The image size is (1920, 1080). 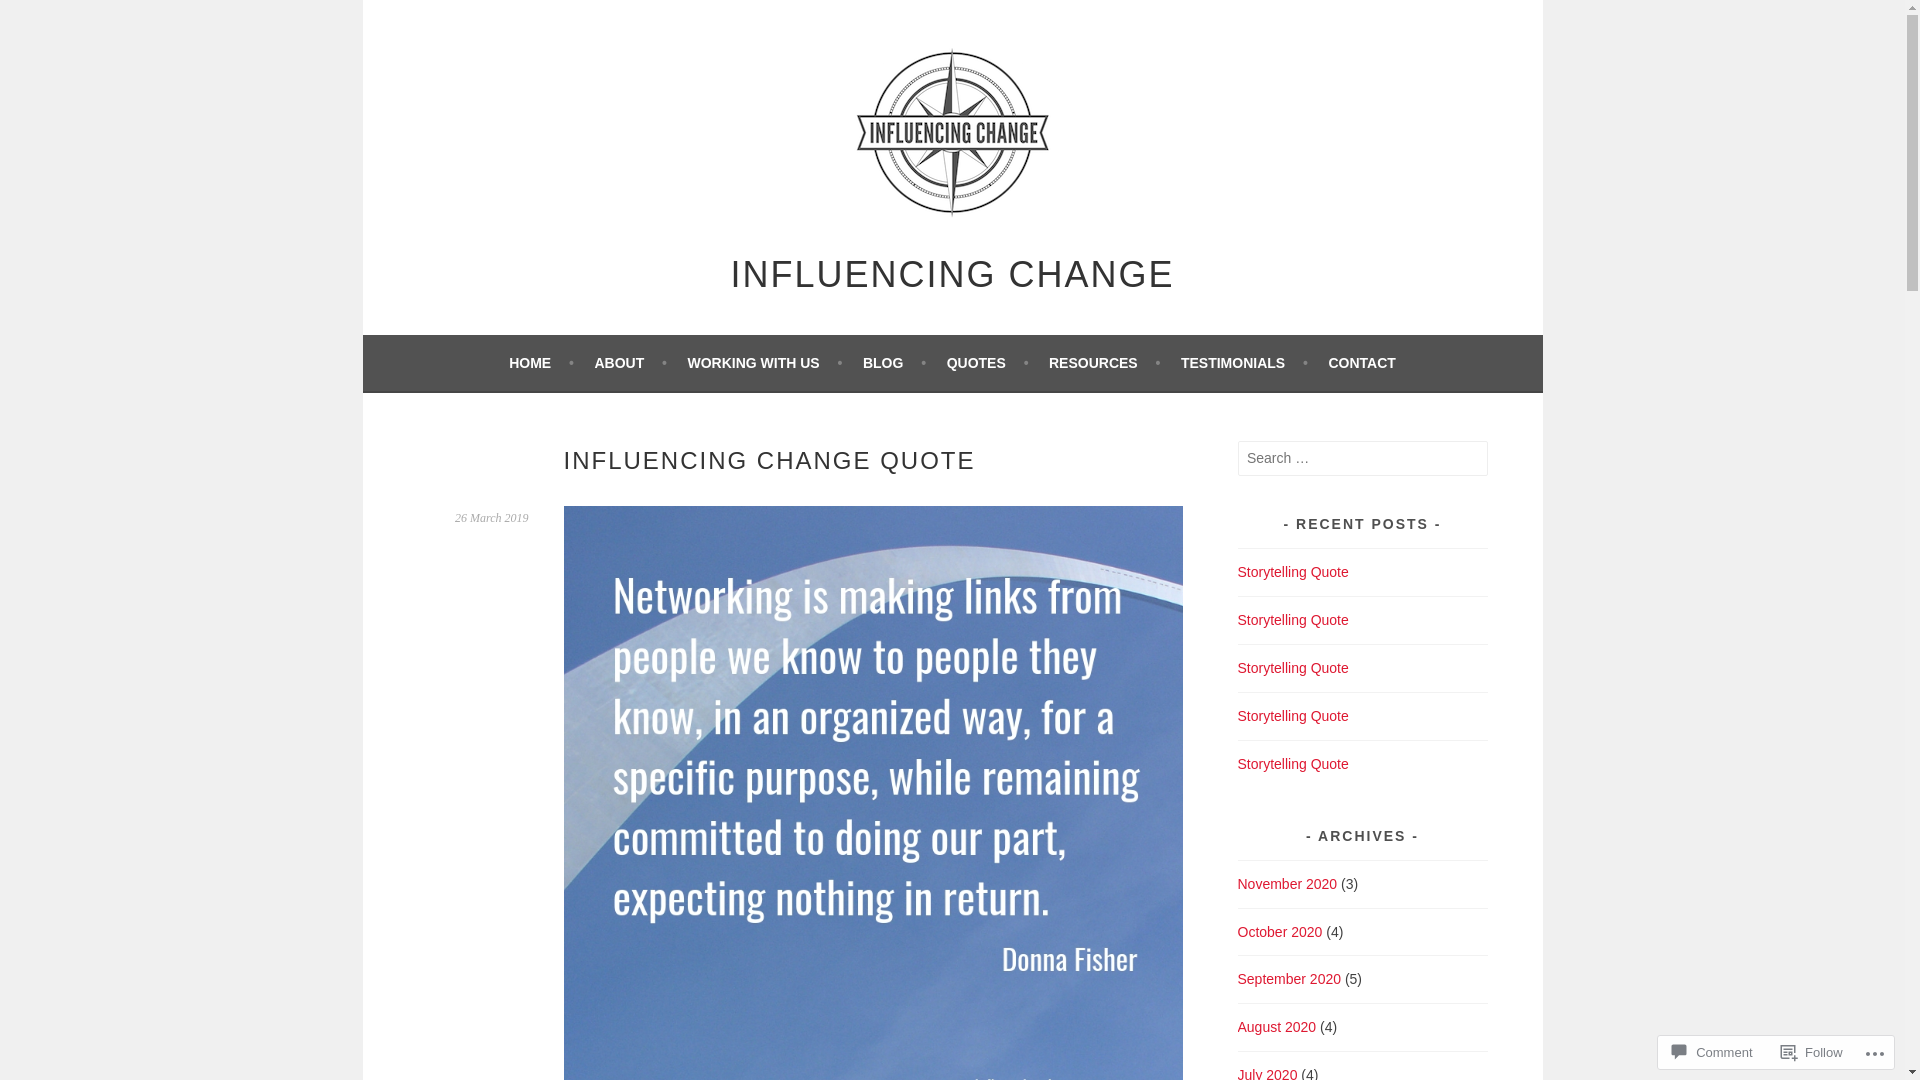 What do you see at coordinates (1293, 715) in the screenshot?
I see `'Storytelling Quote'` at bounding box center [1293, 715].